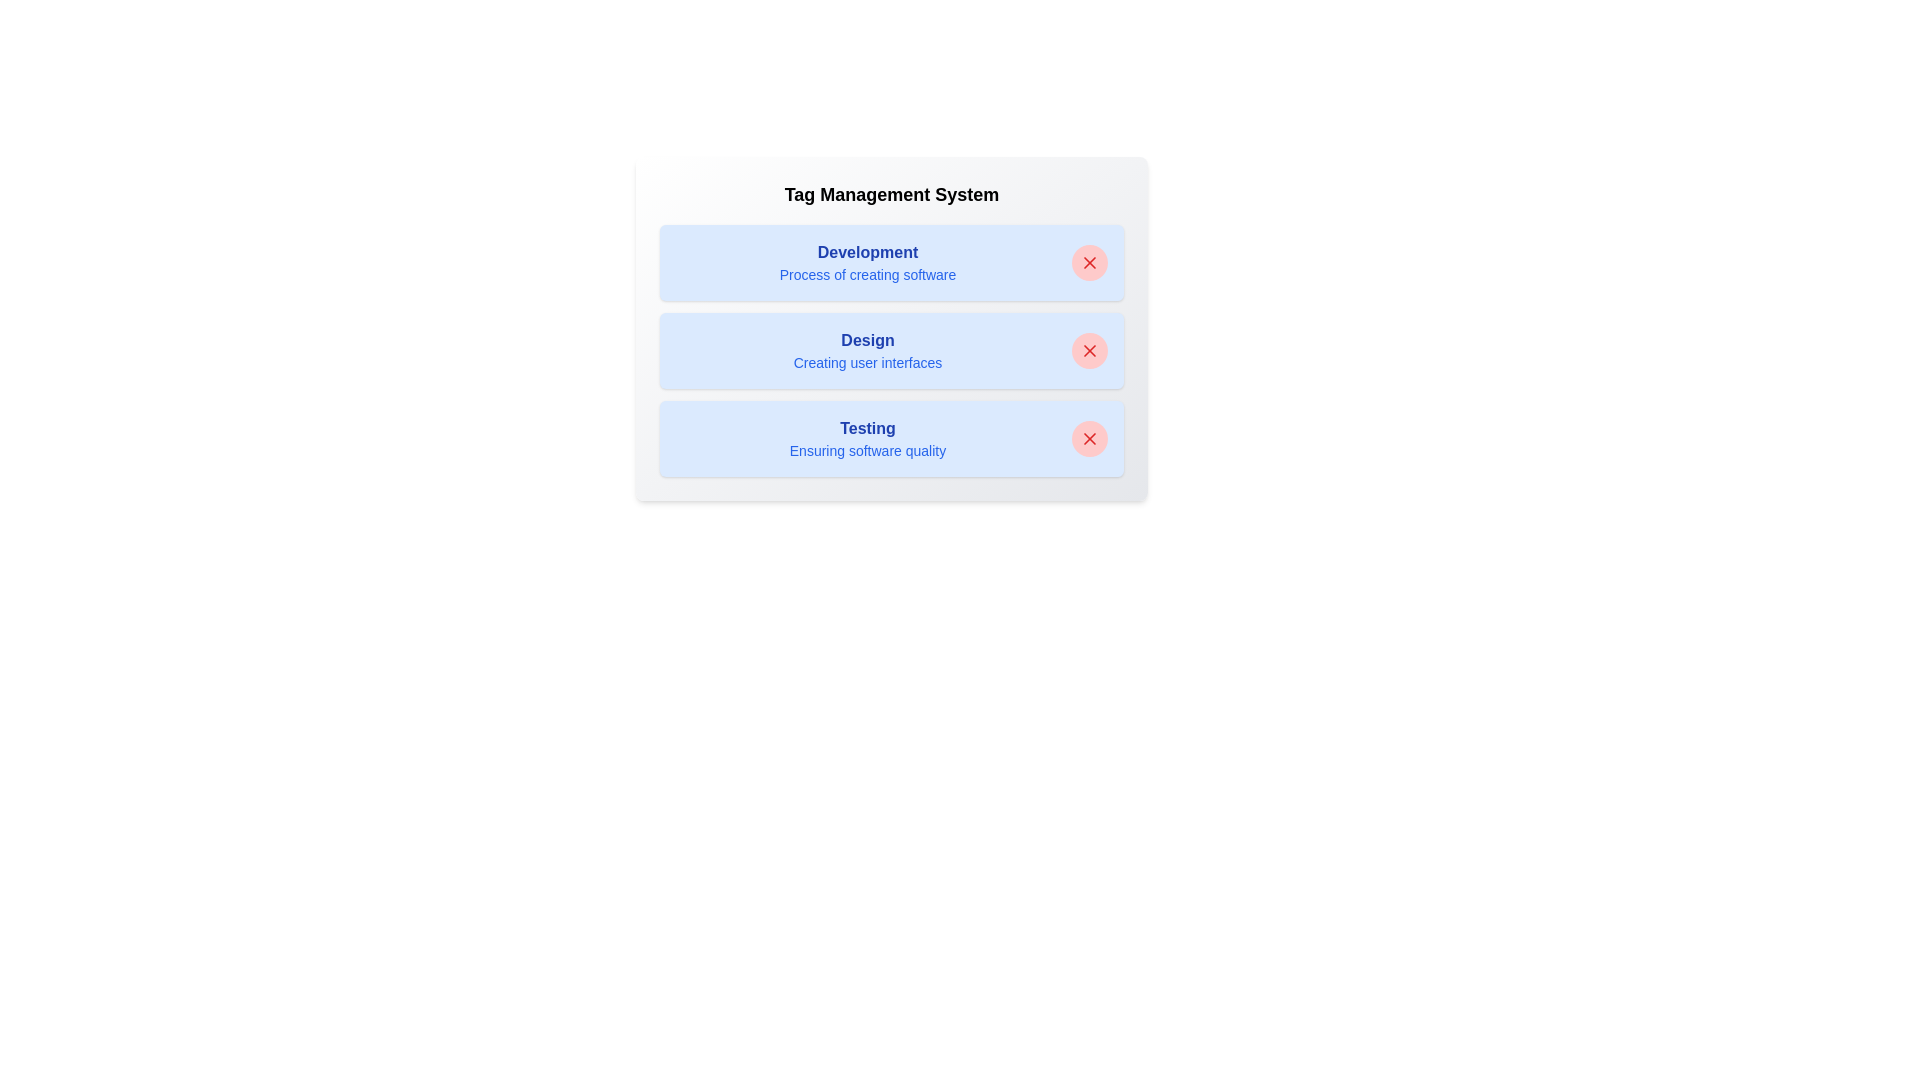  I want to click on close button next to the tag labeled 'Testing' to remove it, so click(1088, 438).